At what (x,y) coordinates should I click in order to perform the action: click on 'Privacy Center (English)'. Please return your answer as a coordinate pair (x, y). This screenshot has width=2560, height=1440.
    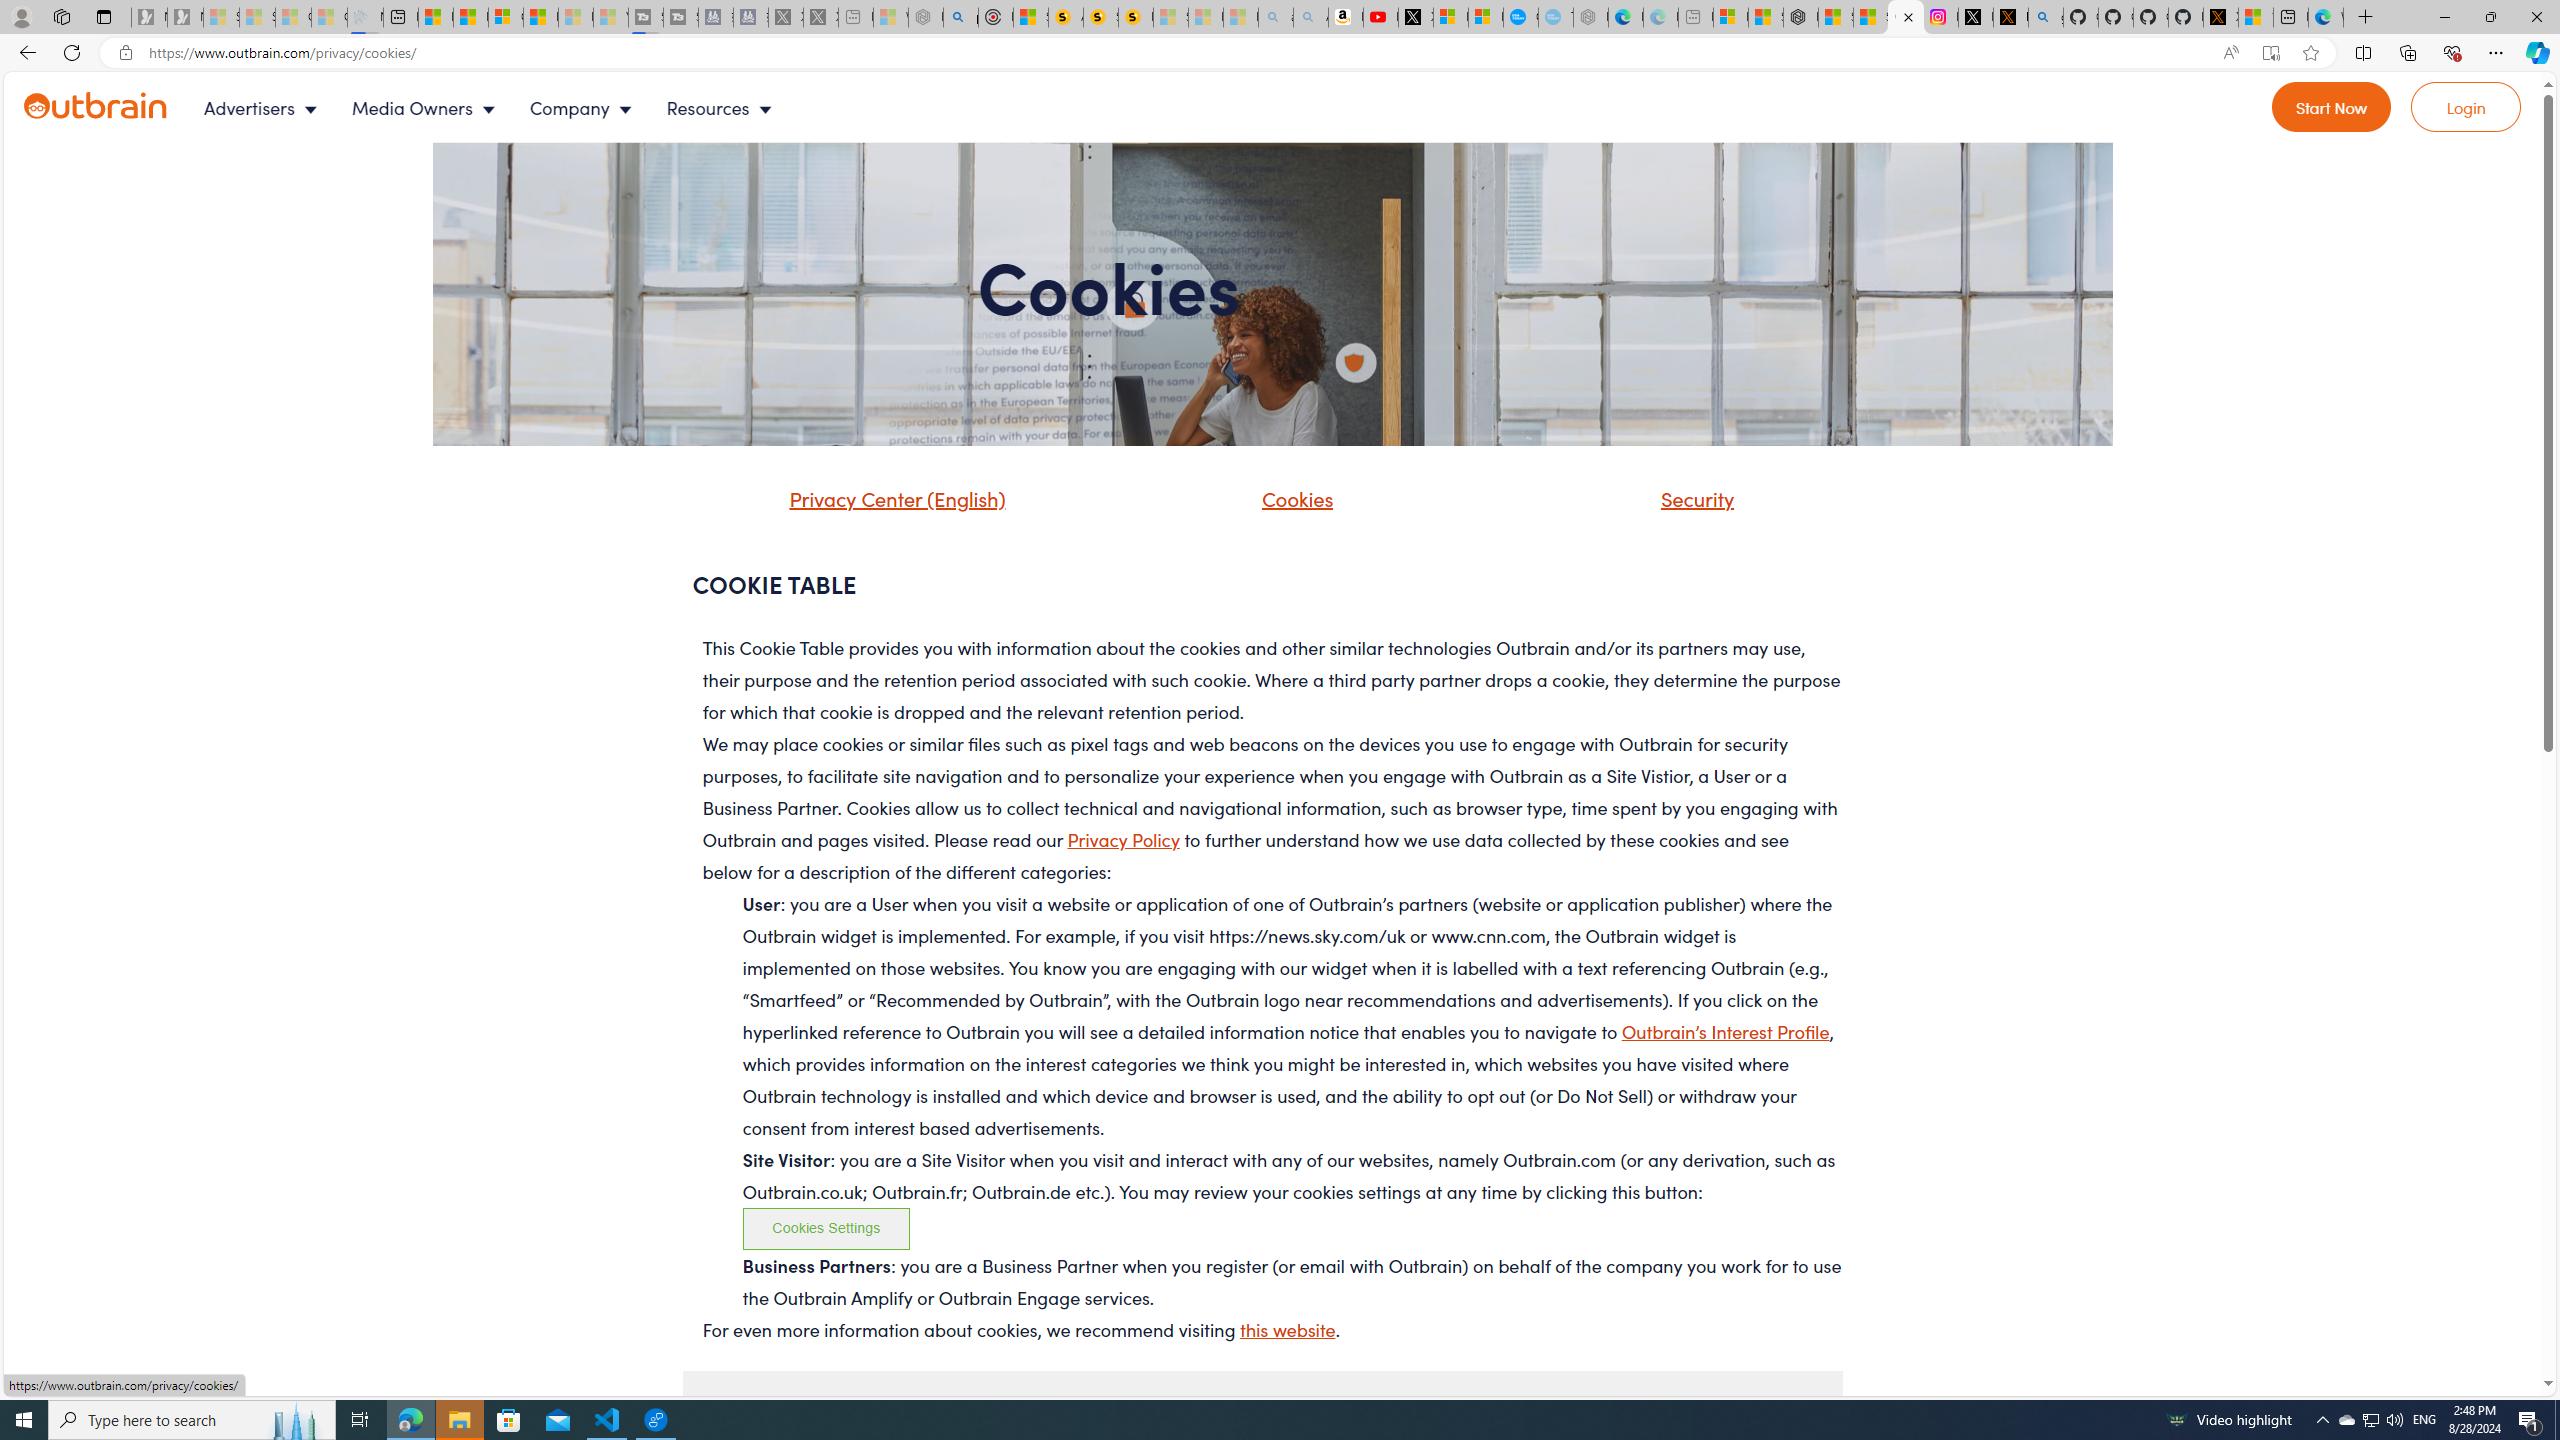
    Looking at the image, I should click on (892, 497).